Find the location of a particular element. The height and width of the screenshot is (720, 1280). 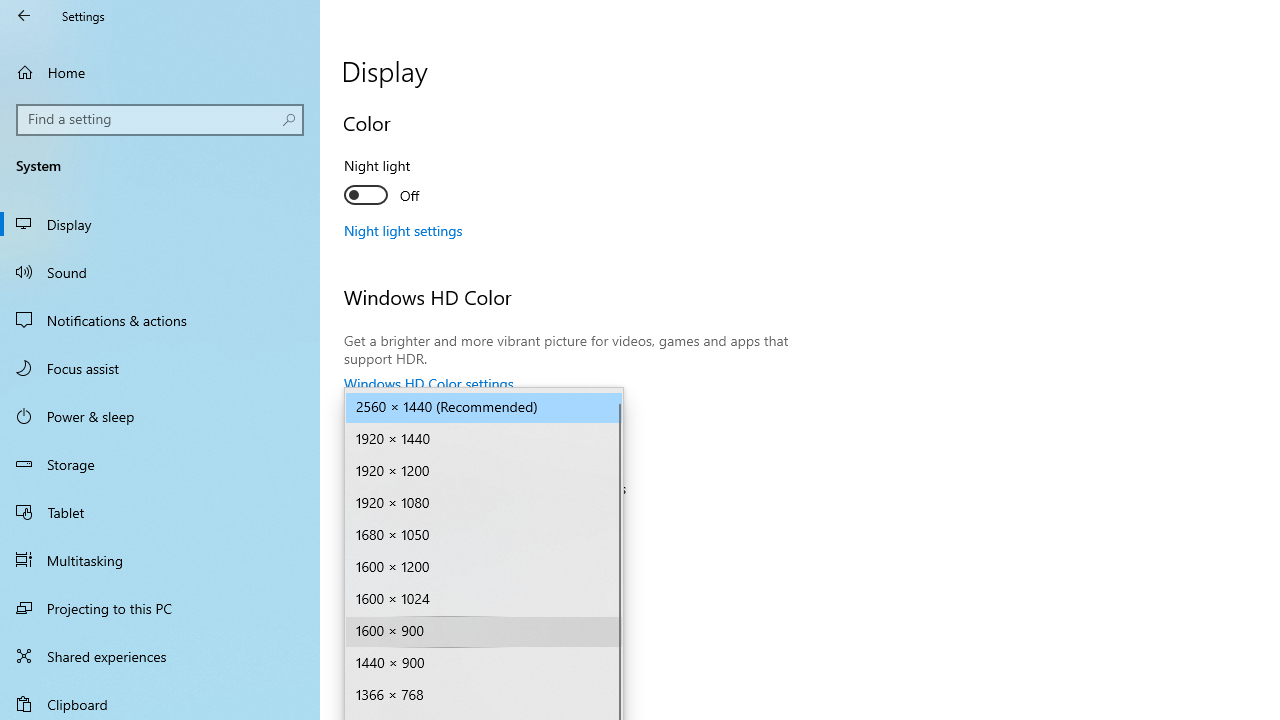

'Night light' is located at coordinates (416, 183).